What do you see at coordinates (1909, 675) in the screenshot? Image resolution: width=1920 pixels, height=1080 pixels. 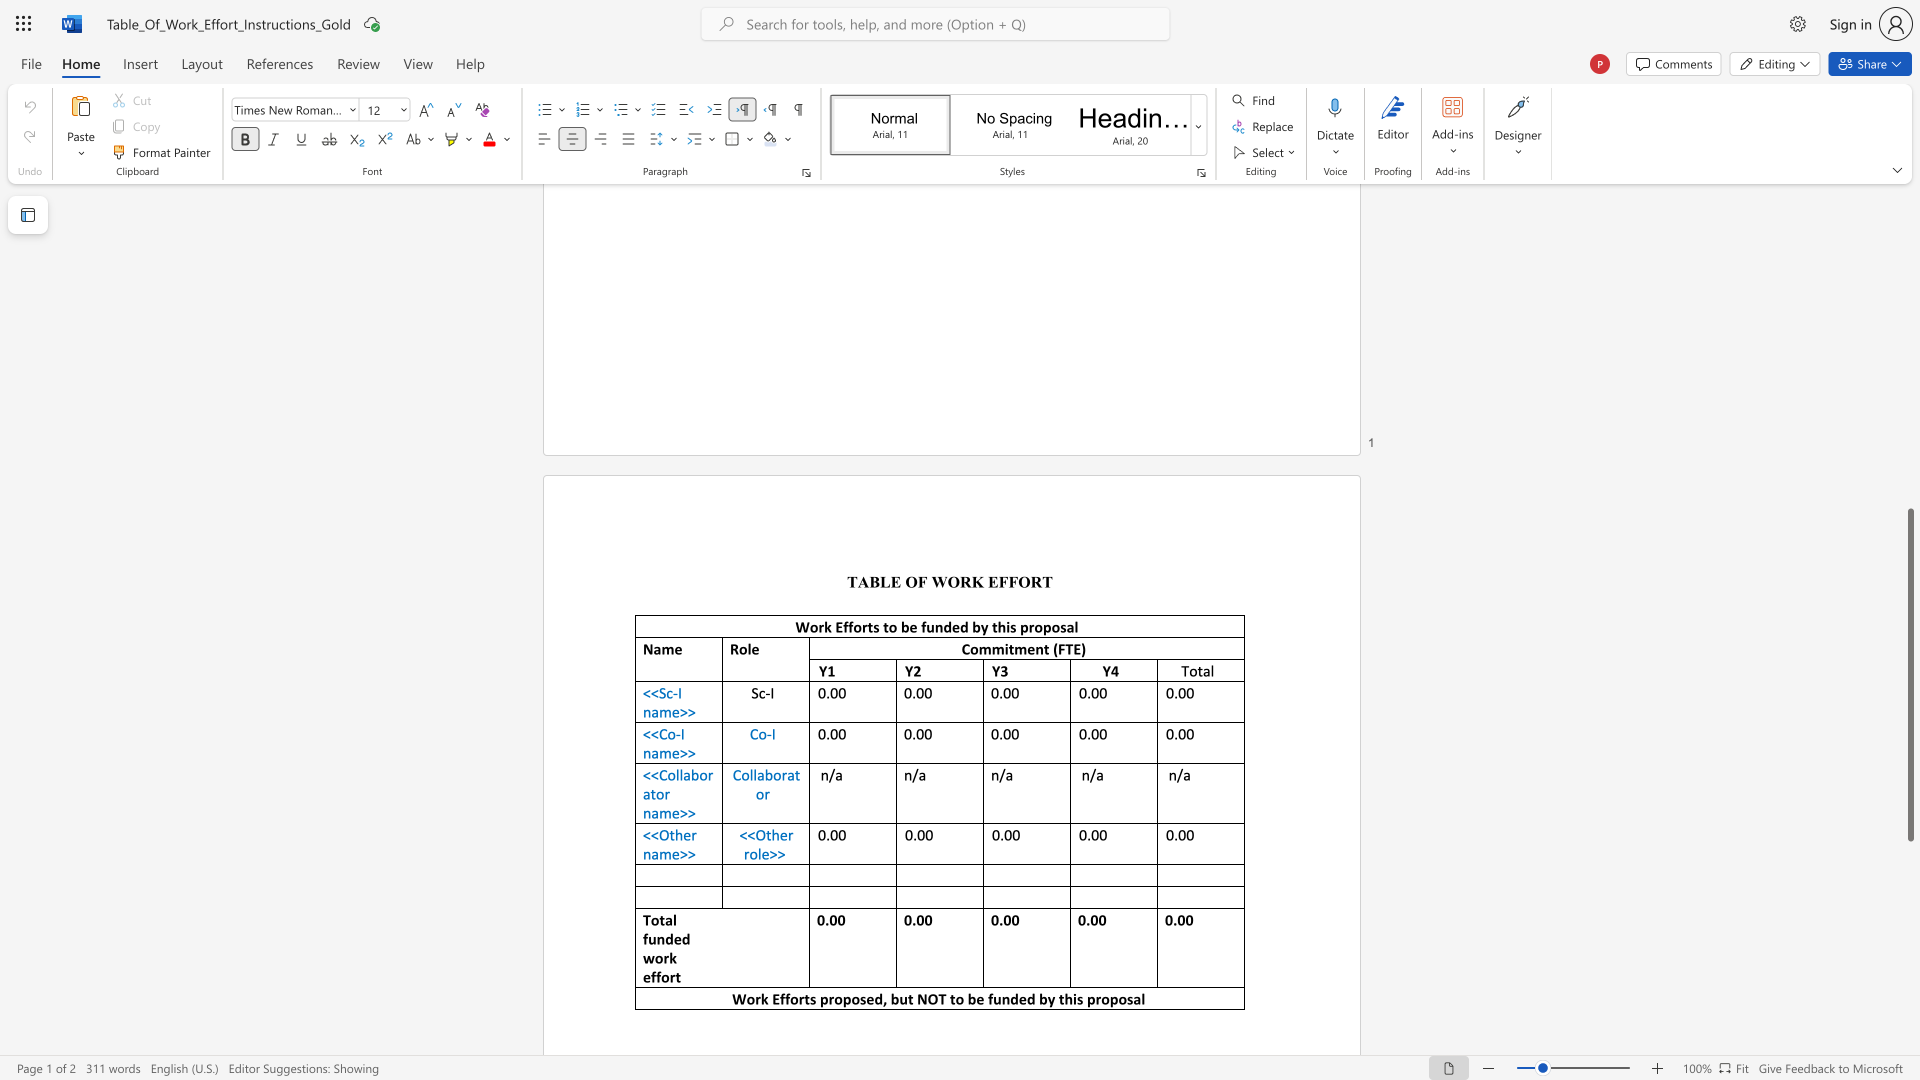 I see `the scrollbar and move up 600 pixels` at bounding box center [1909, 675].